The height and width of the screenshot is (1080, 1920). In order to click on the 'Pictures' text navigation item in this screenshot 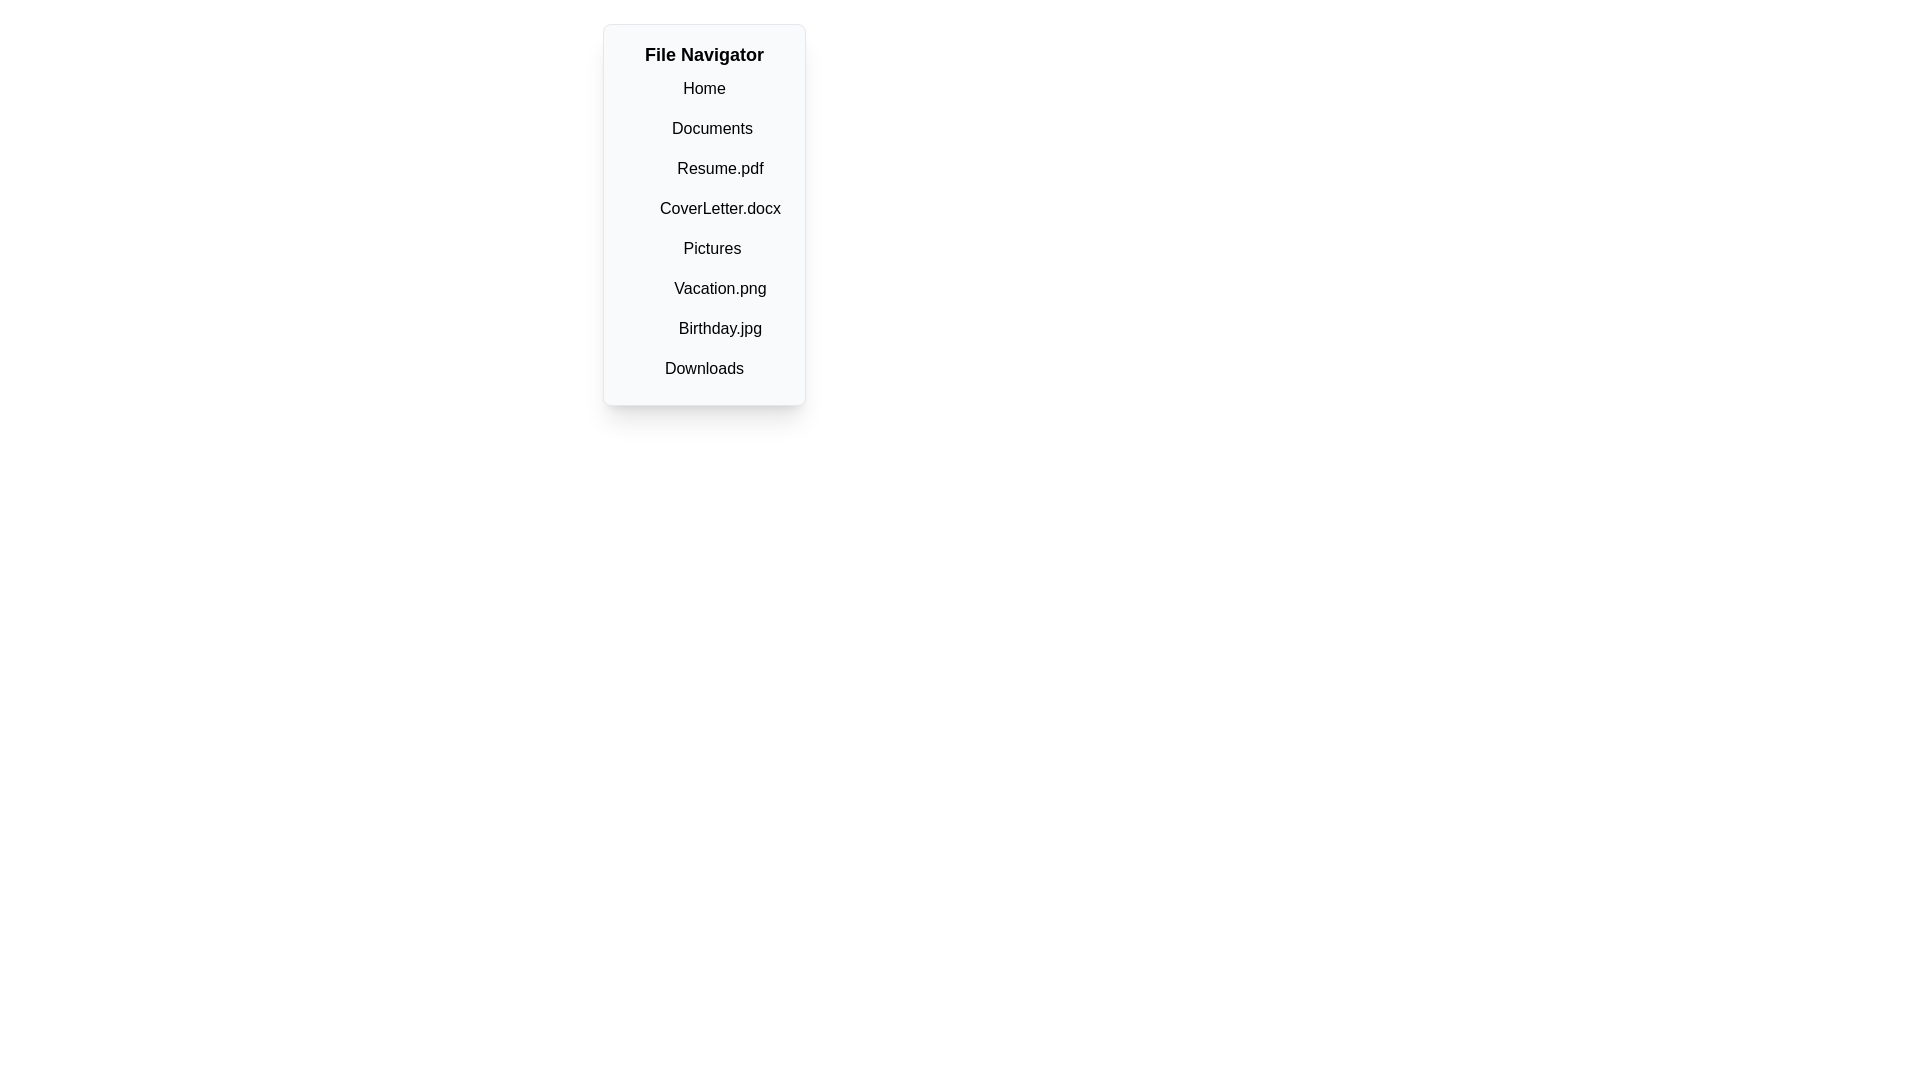, I will do `click(712, 248)`.